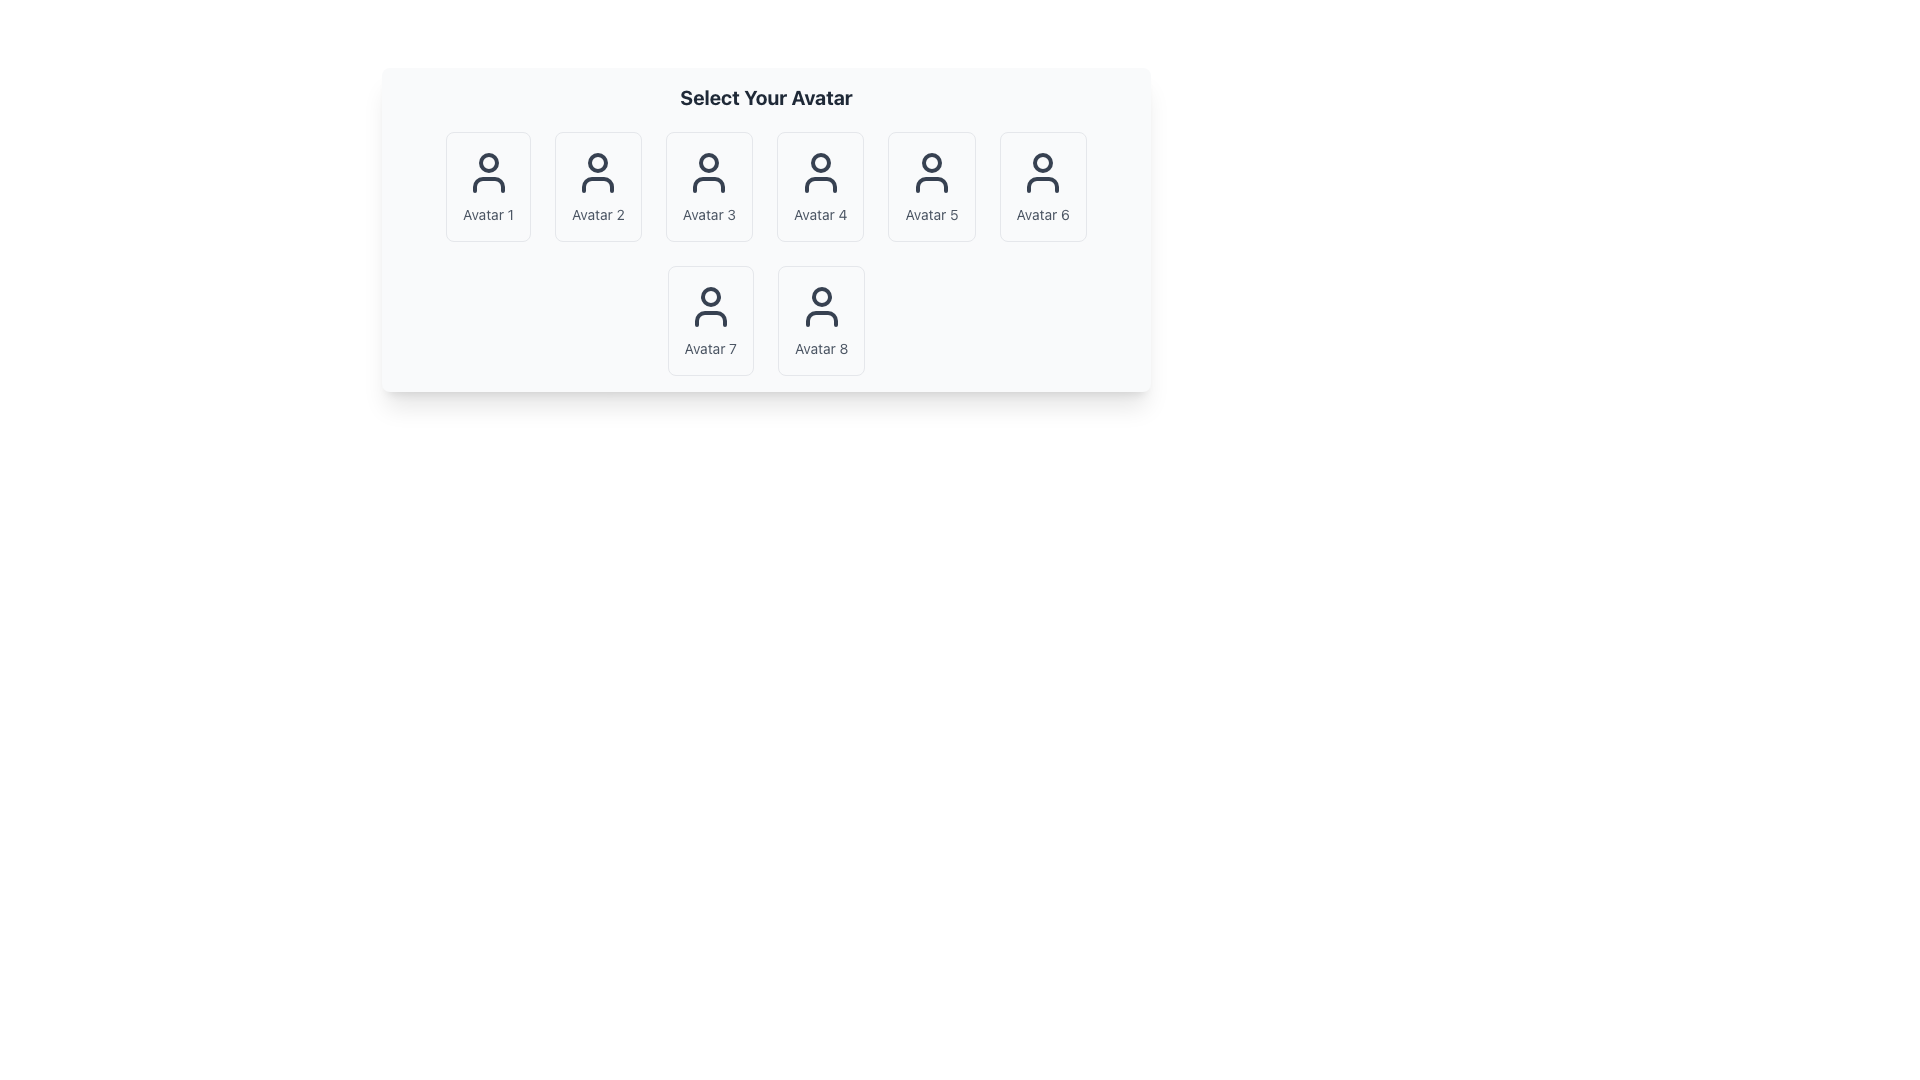 The image size is (1920, 1080). Describe the element at coordinates (821, 318) in the screenshot. I see `the graphical icon element resembling the bust of a person located in the eighth item of the user avatar selection grid` at that location.